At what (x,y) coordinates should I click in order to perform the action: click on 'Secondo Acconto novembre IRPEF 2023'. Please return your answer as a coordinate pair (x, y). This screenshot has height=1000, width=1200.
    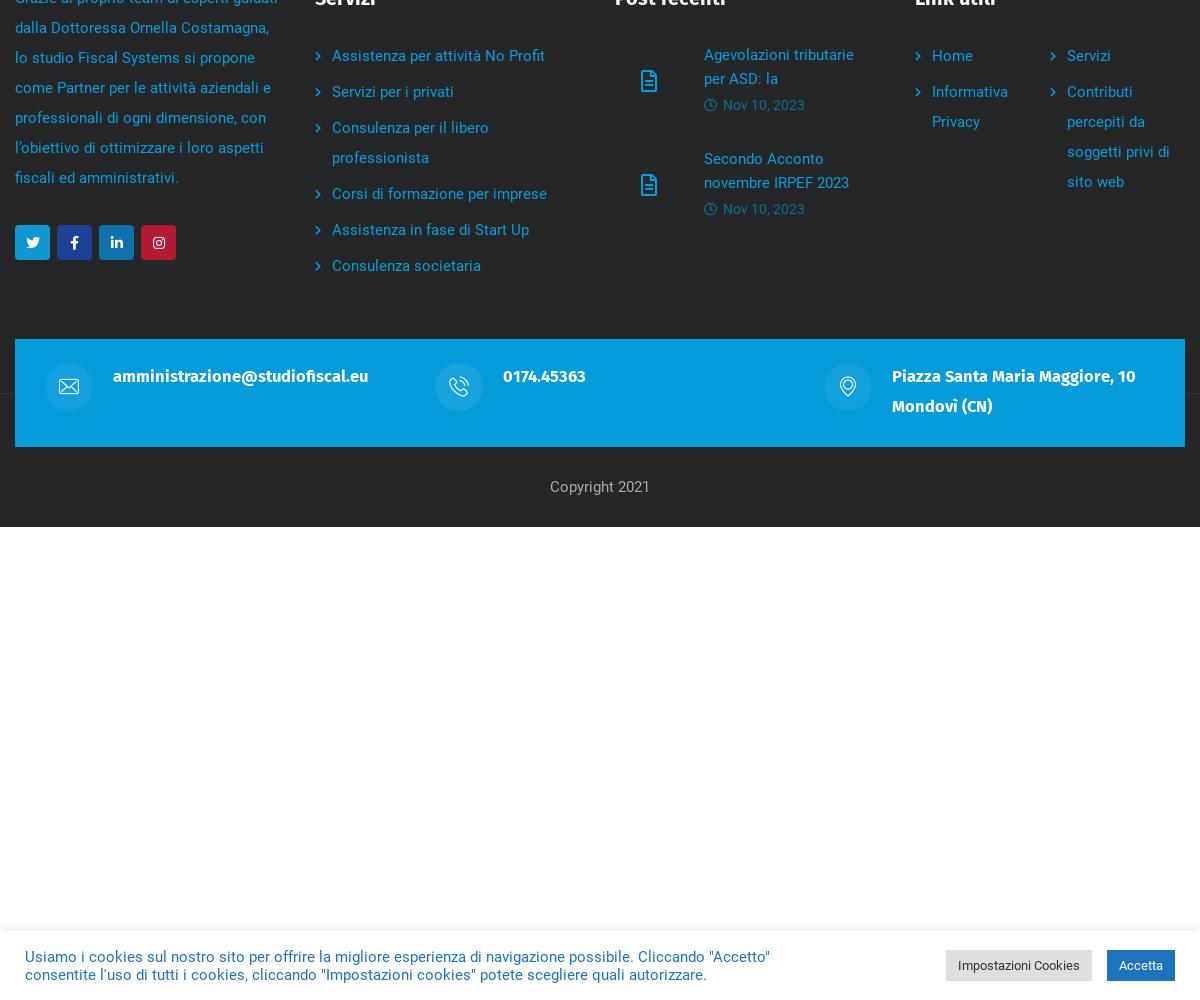
    Looking at the image, I should click on (704, 171).